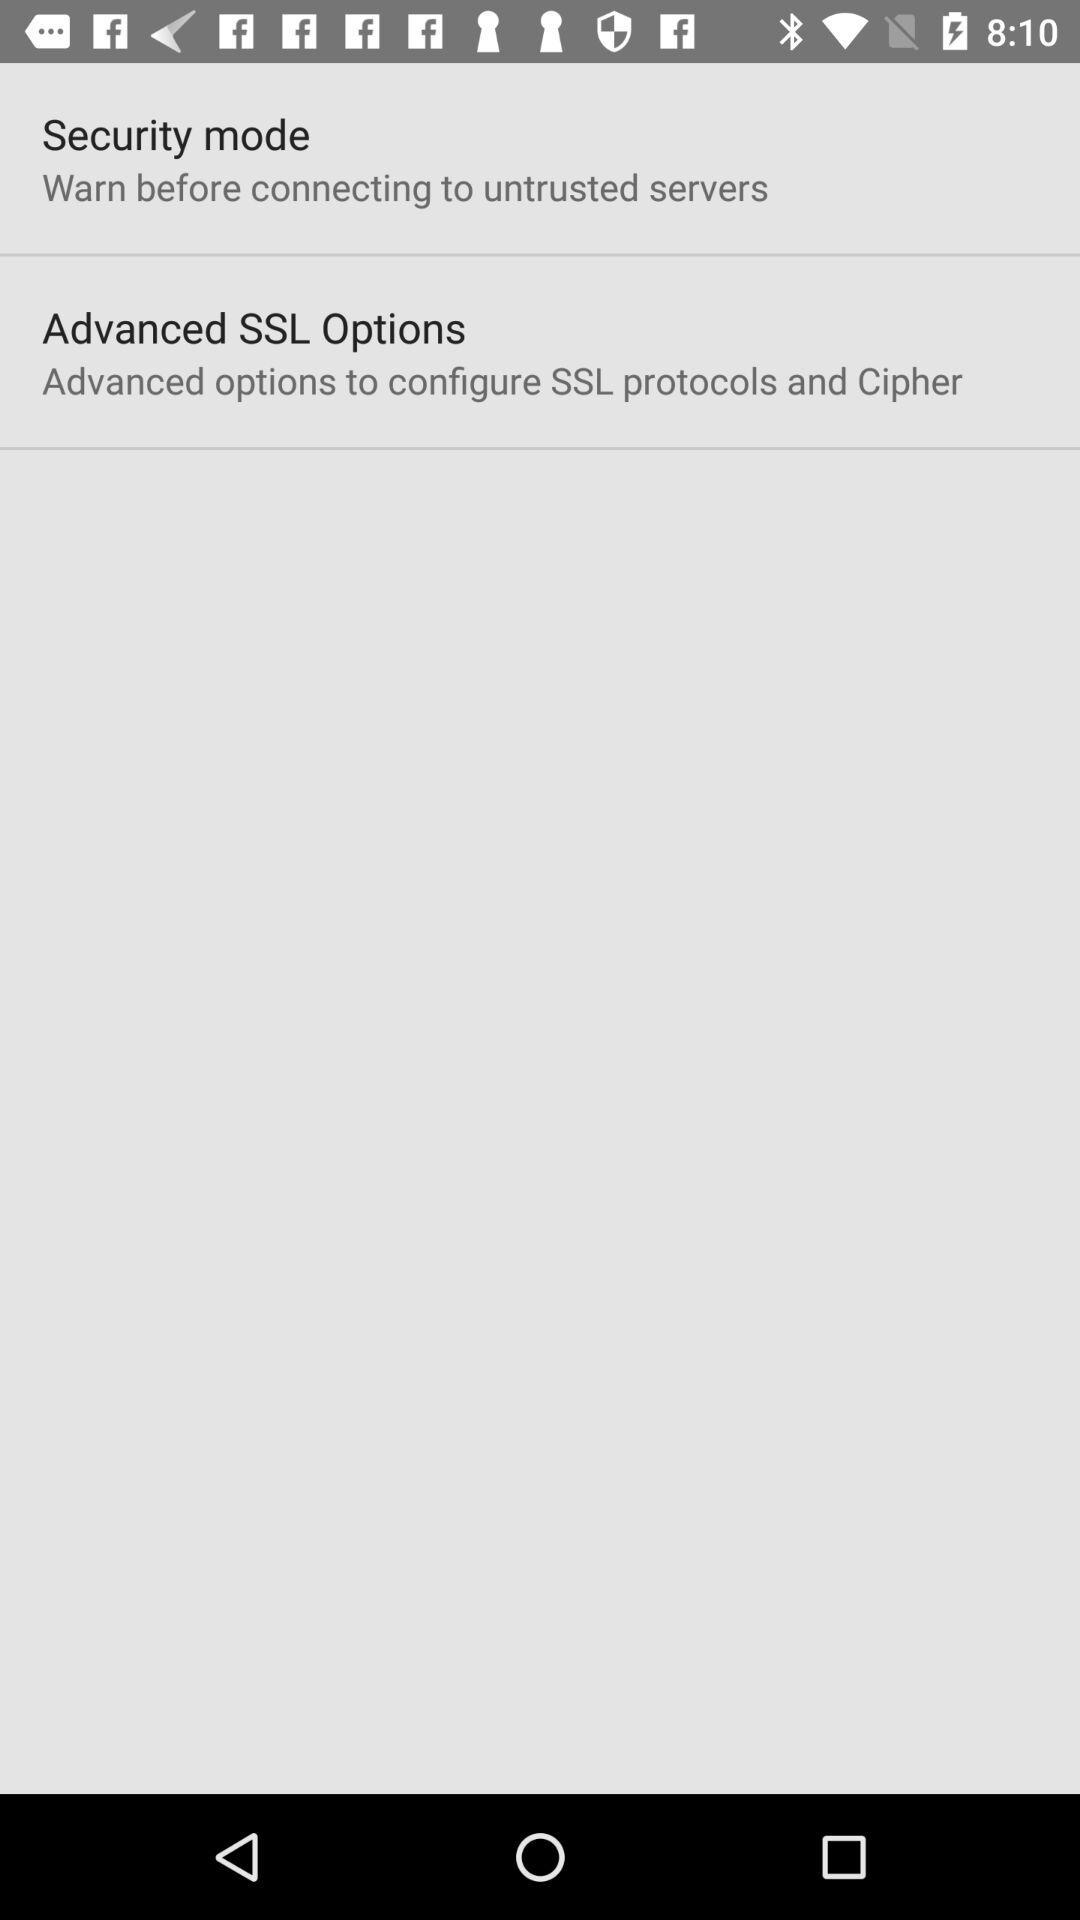 Image resolution: width=1080 pixels, height=1920 pixels. Describe the element at coordinates (405, 186) in the screenshot. I see `warn before connecting icon` at that location.